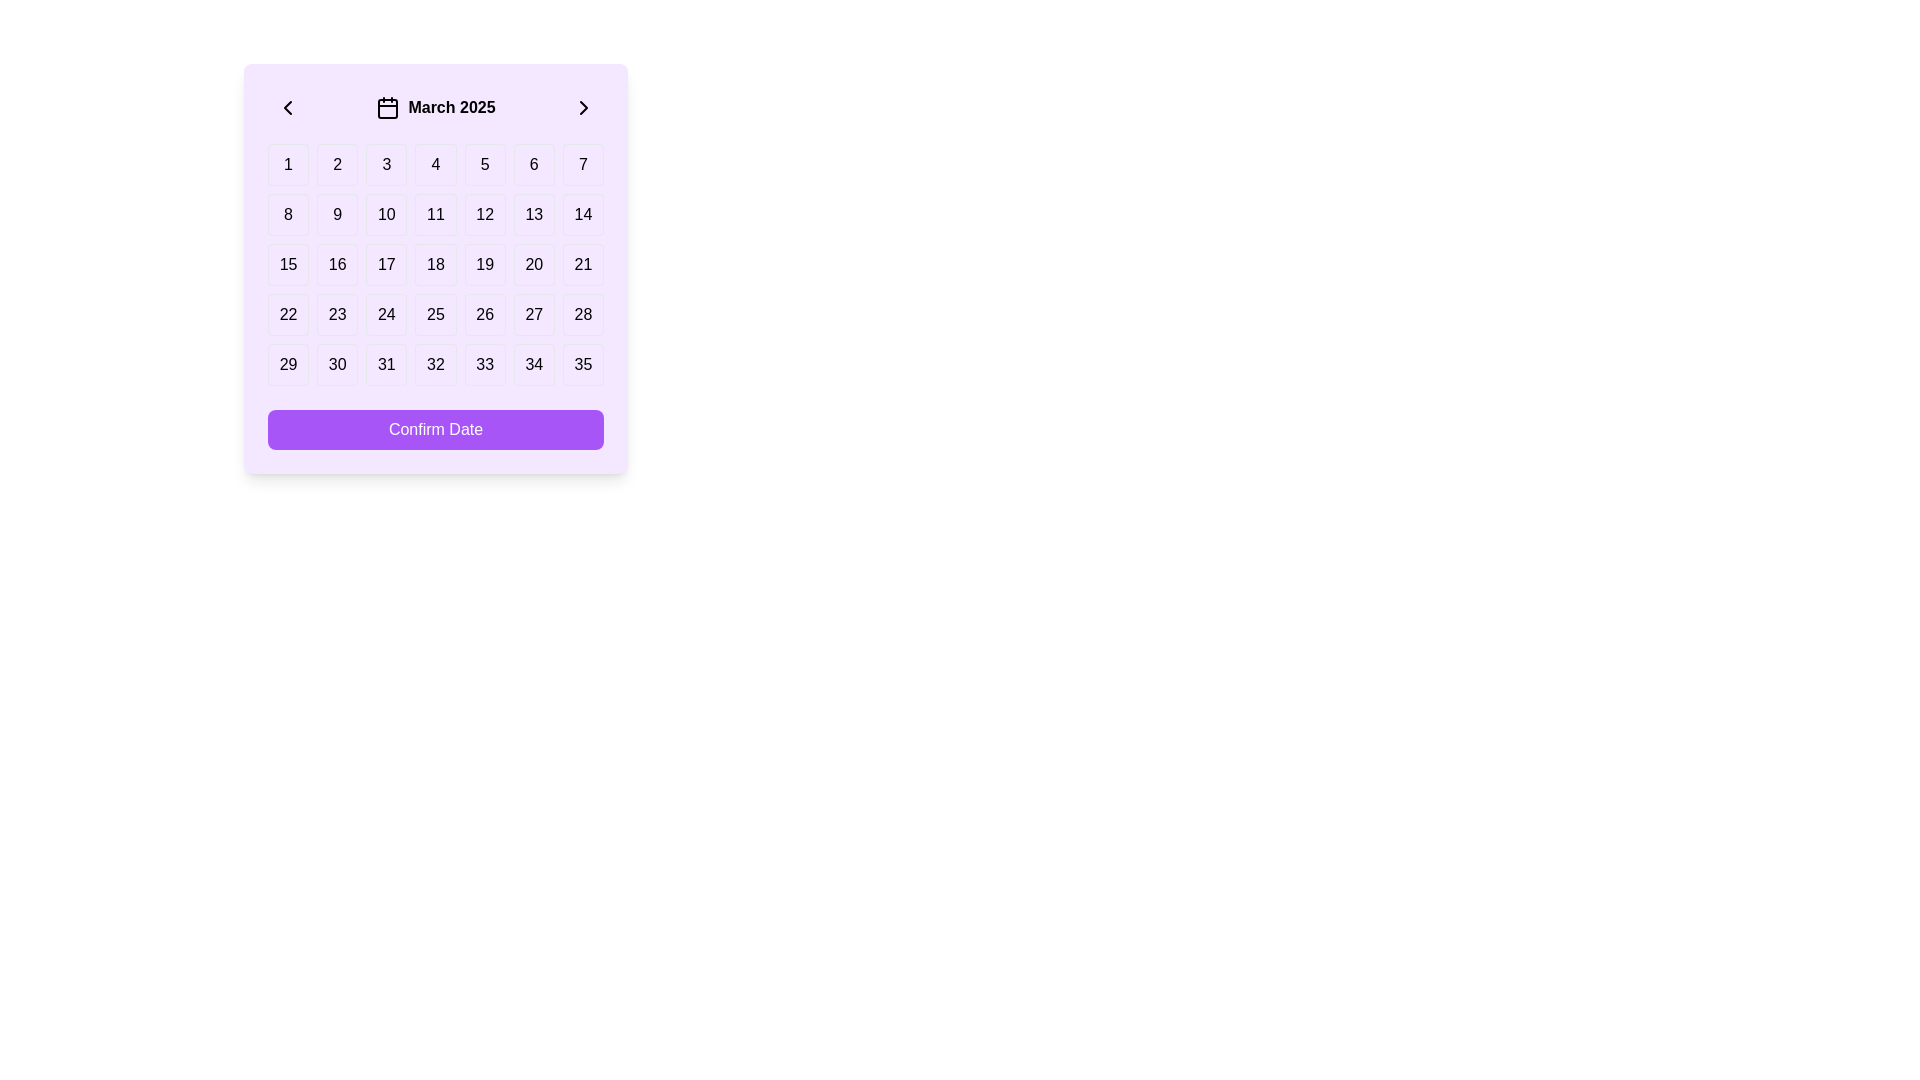 The height and width of the screenshot is (1080, 1920). What do you see at coordinates (435, 215) in the screenshot?
I see `the selectable date button located in the second cell of the second row of the date picker grid` at bounding box center [435, 215].